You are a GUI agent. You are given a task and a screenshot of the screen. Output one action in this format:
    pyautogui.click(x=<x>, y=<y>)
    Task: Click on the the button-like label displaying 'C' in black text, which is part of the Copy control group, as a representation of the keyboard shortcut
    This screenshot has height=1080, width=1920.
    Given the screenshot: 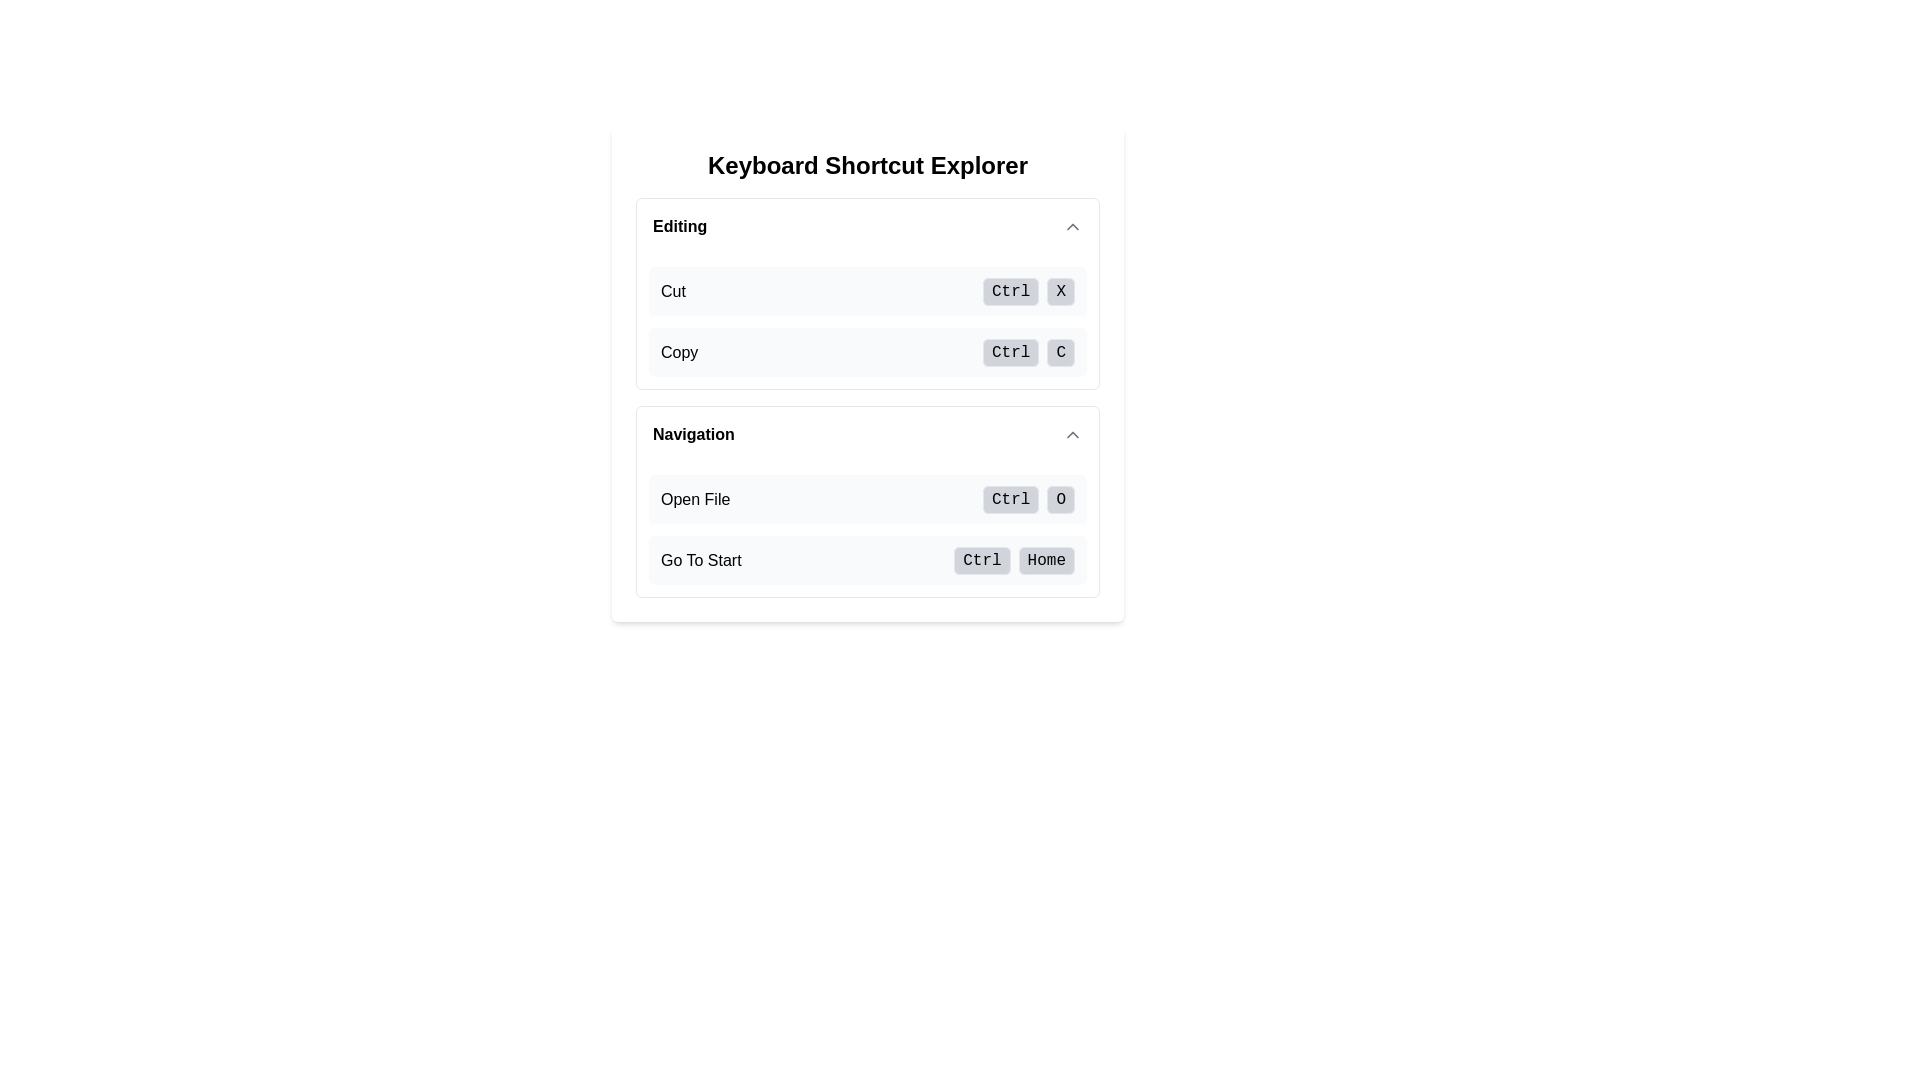 What is the action you would take?
    pyautogui.click(x=1060, y=352)
    